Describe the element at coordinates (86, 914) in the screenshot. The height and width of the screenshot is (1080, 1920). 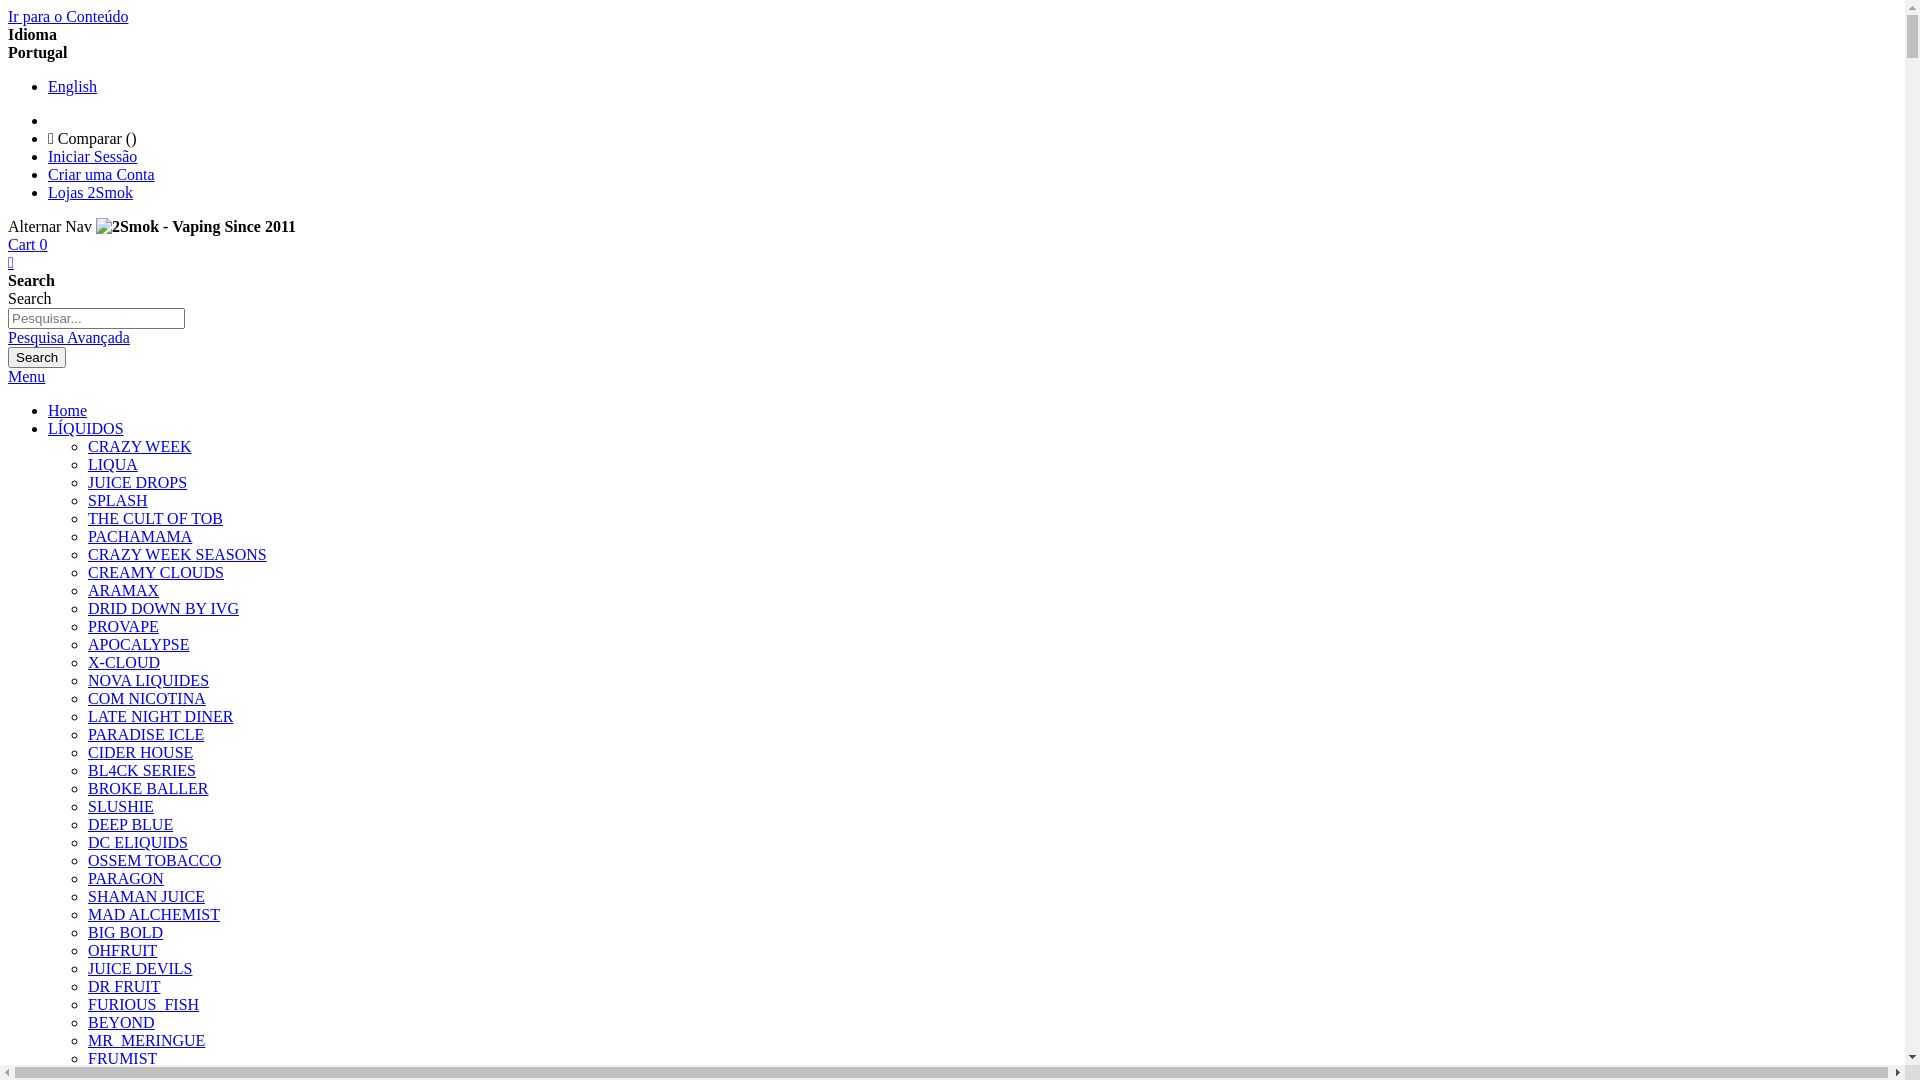
I see `'MAD ALCHEMIST'` at that location.